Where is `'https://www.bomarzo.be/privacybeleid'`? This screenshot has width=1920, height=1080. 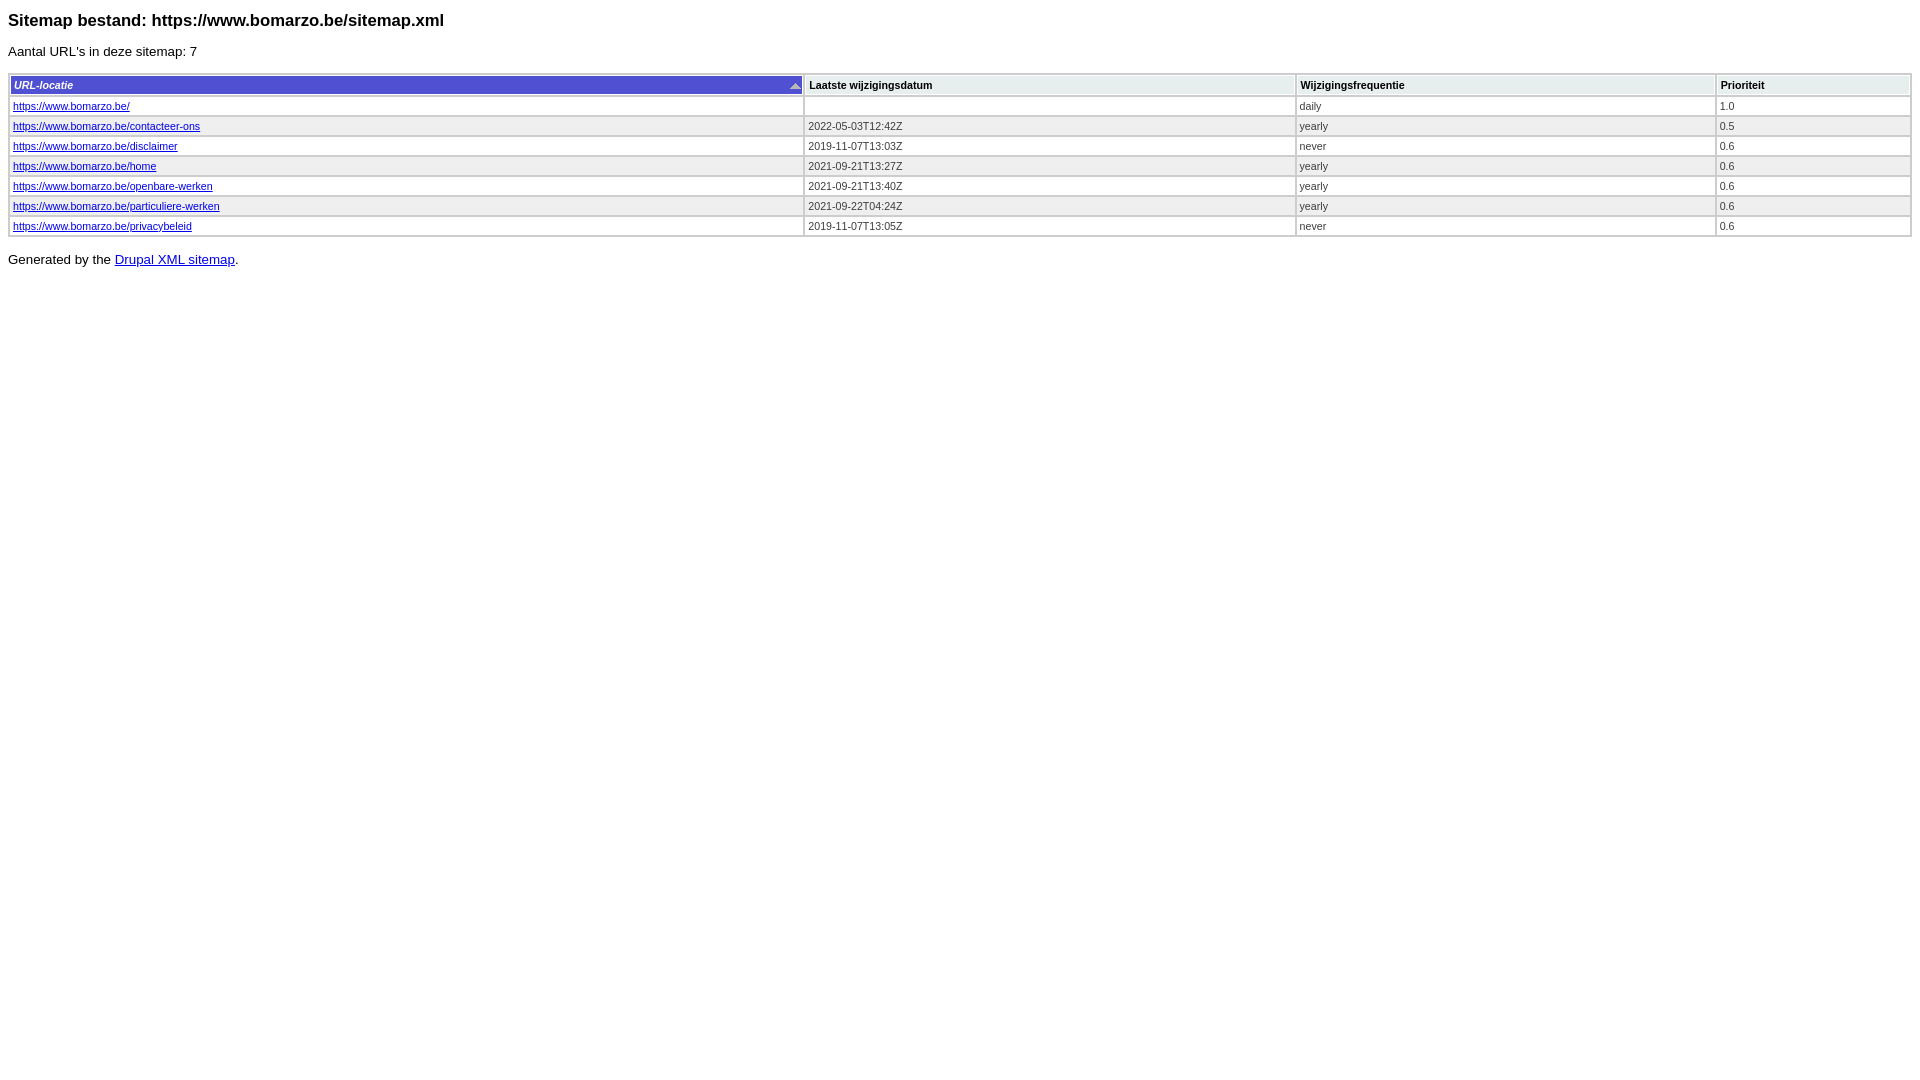
'https://www.bomarzo.be/privacybeleid' is located at coordinates (101, 225).